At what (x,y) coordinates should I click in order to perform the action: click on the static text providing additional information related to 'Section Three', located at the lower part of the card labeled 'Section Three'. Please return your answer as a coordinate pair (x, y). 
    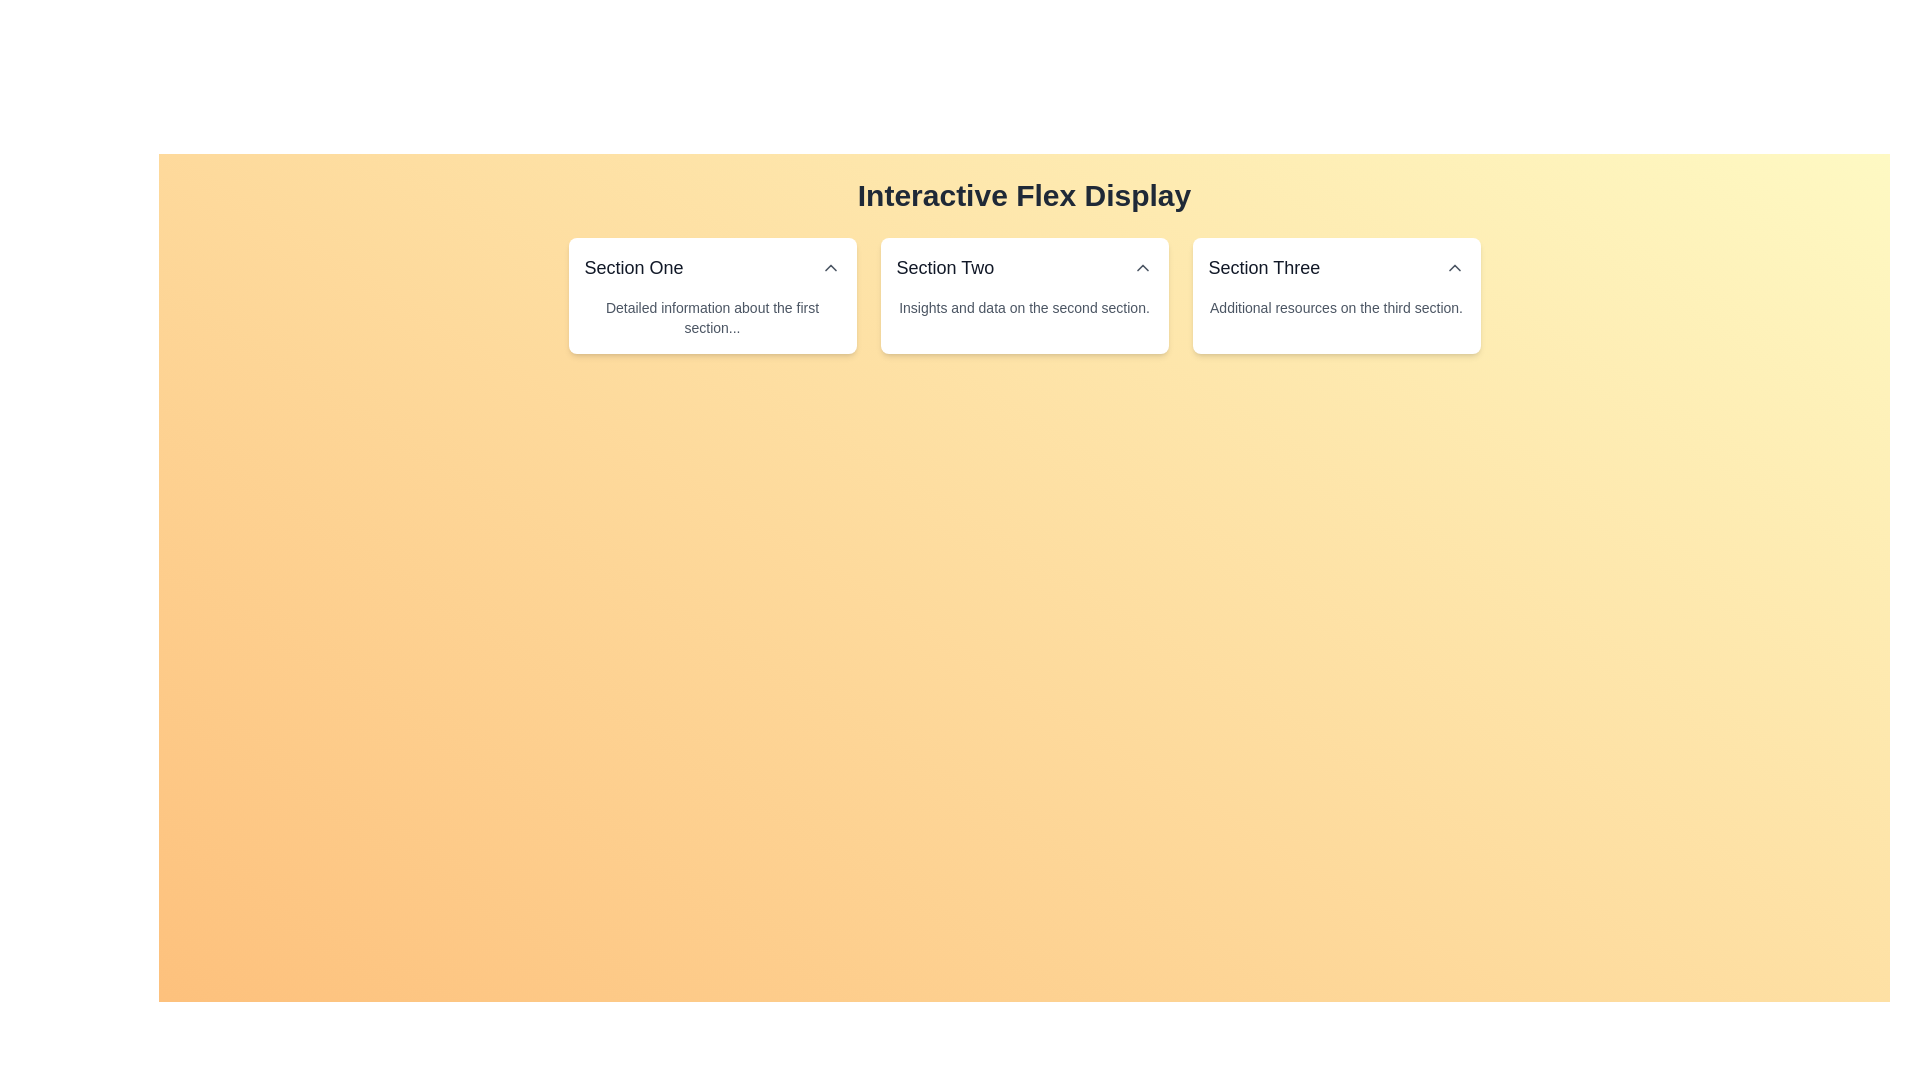
    Looking at the image, I should click on (1336, 308).